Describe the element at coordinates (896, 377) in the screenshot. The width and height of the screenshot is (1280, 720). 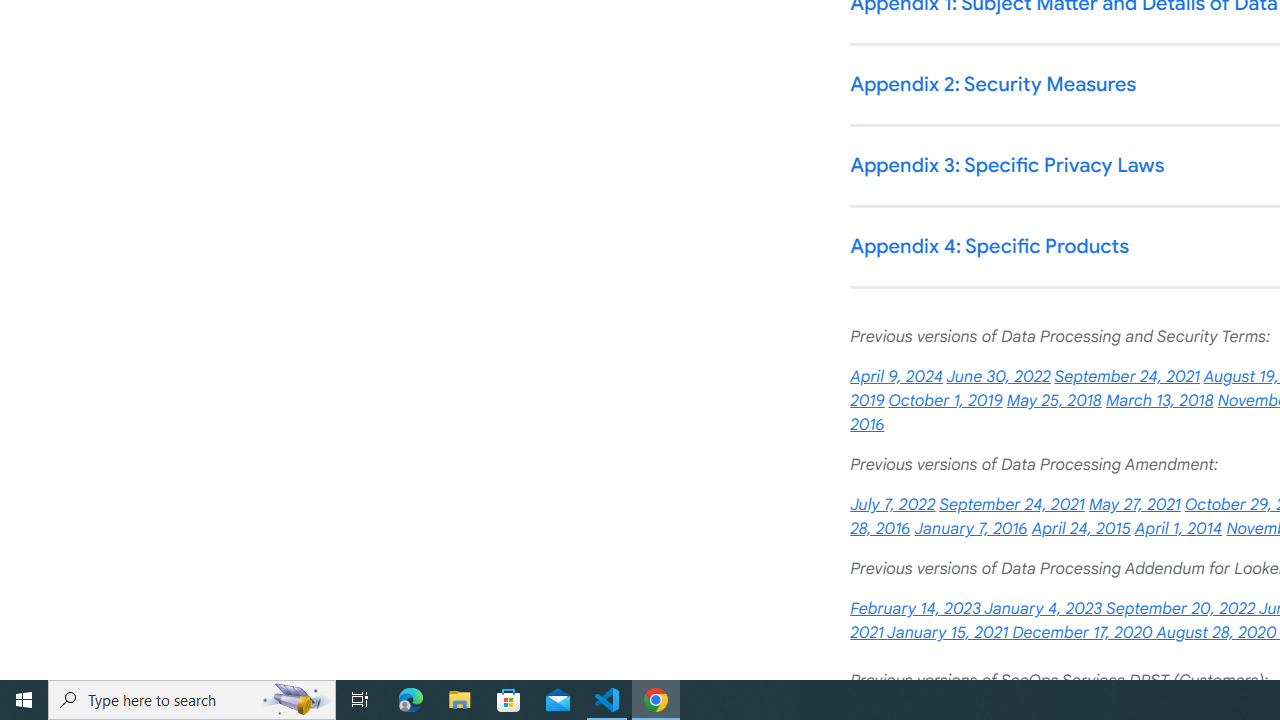
I see `'April 9, 2024'` at that location.